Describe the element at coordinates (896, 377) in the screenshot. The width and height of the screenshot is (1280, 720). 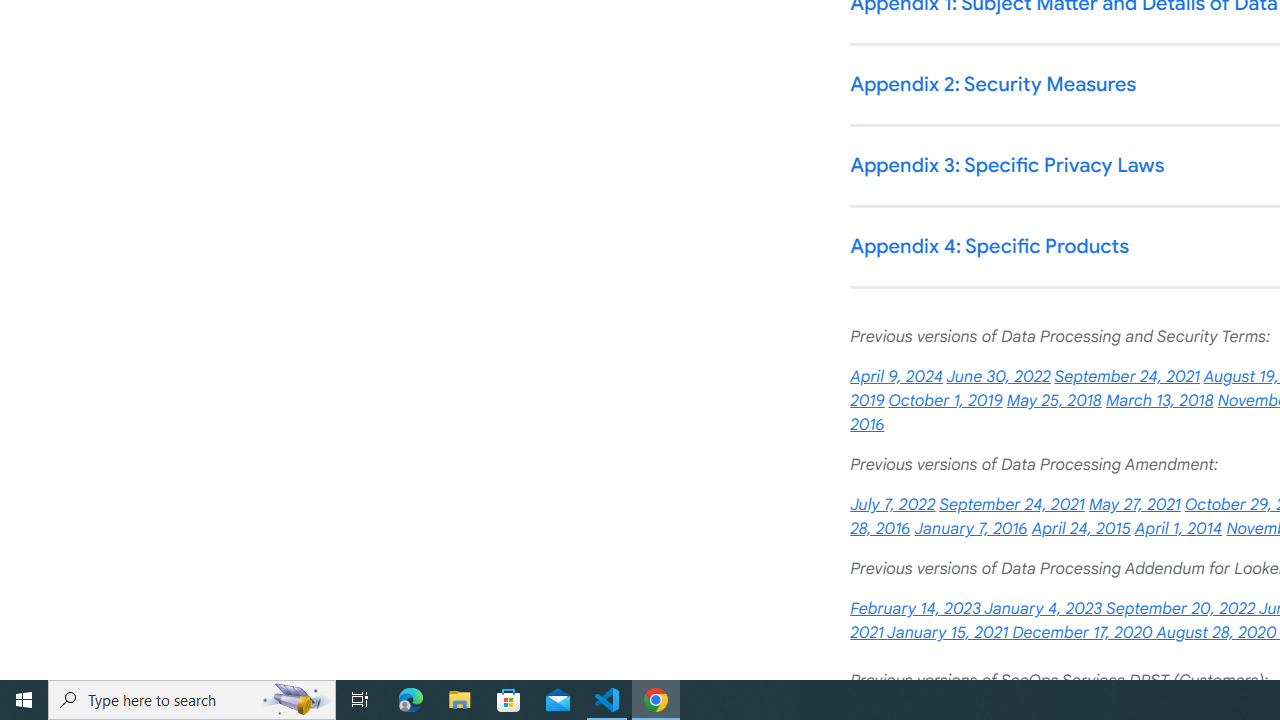
I see `'April 9, 2024'` at that location.